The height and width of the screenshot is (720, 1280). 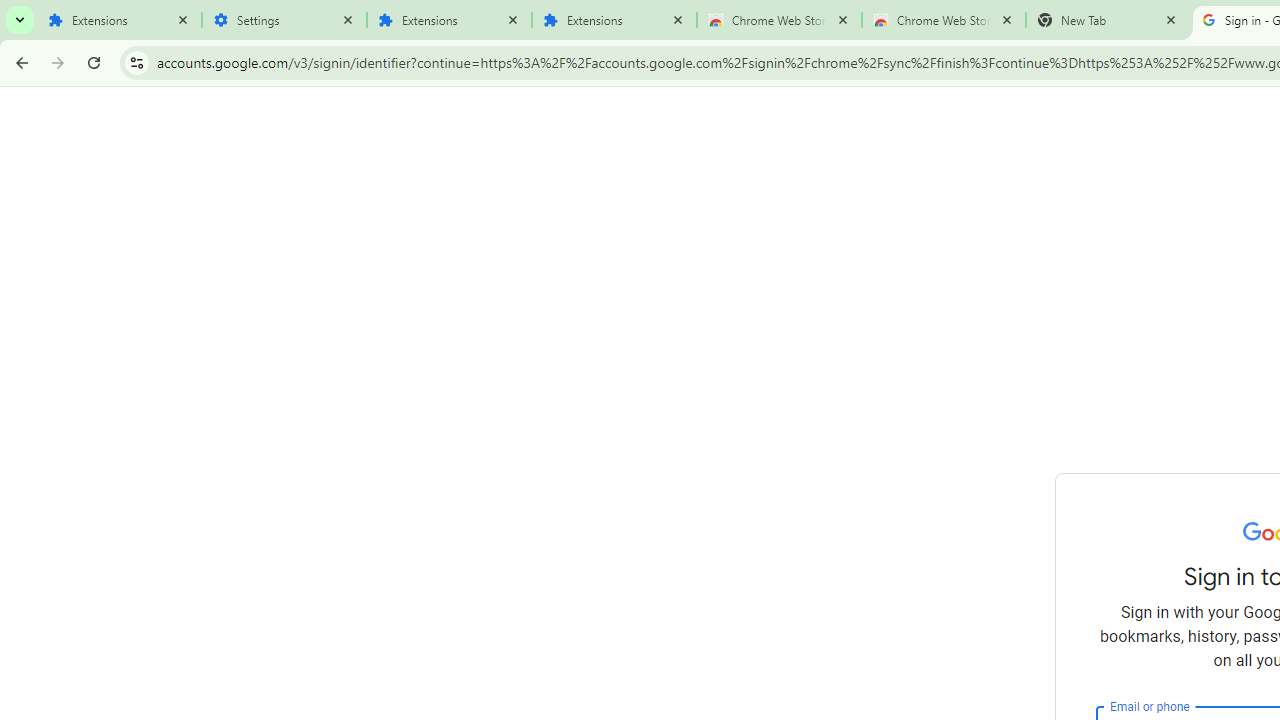 I want to click on 'Extensions', so click(x=118, y=20).